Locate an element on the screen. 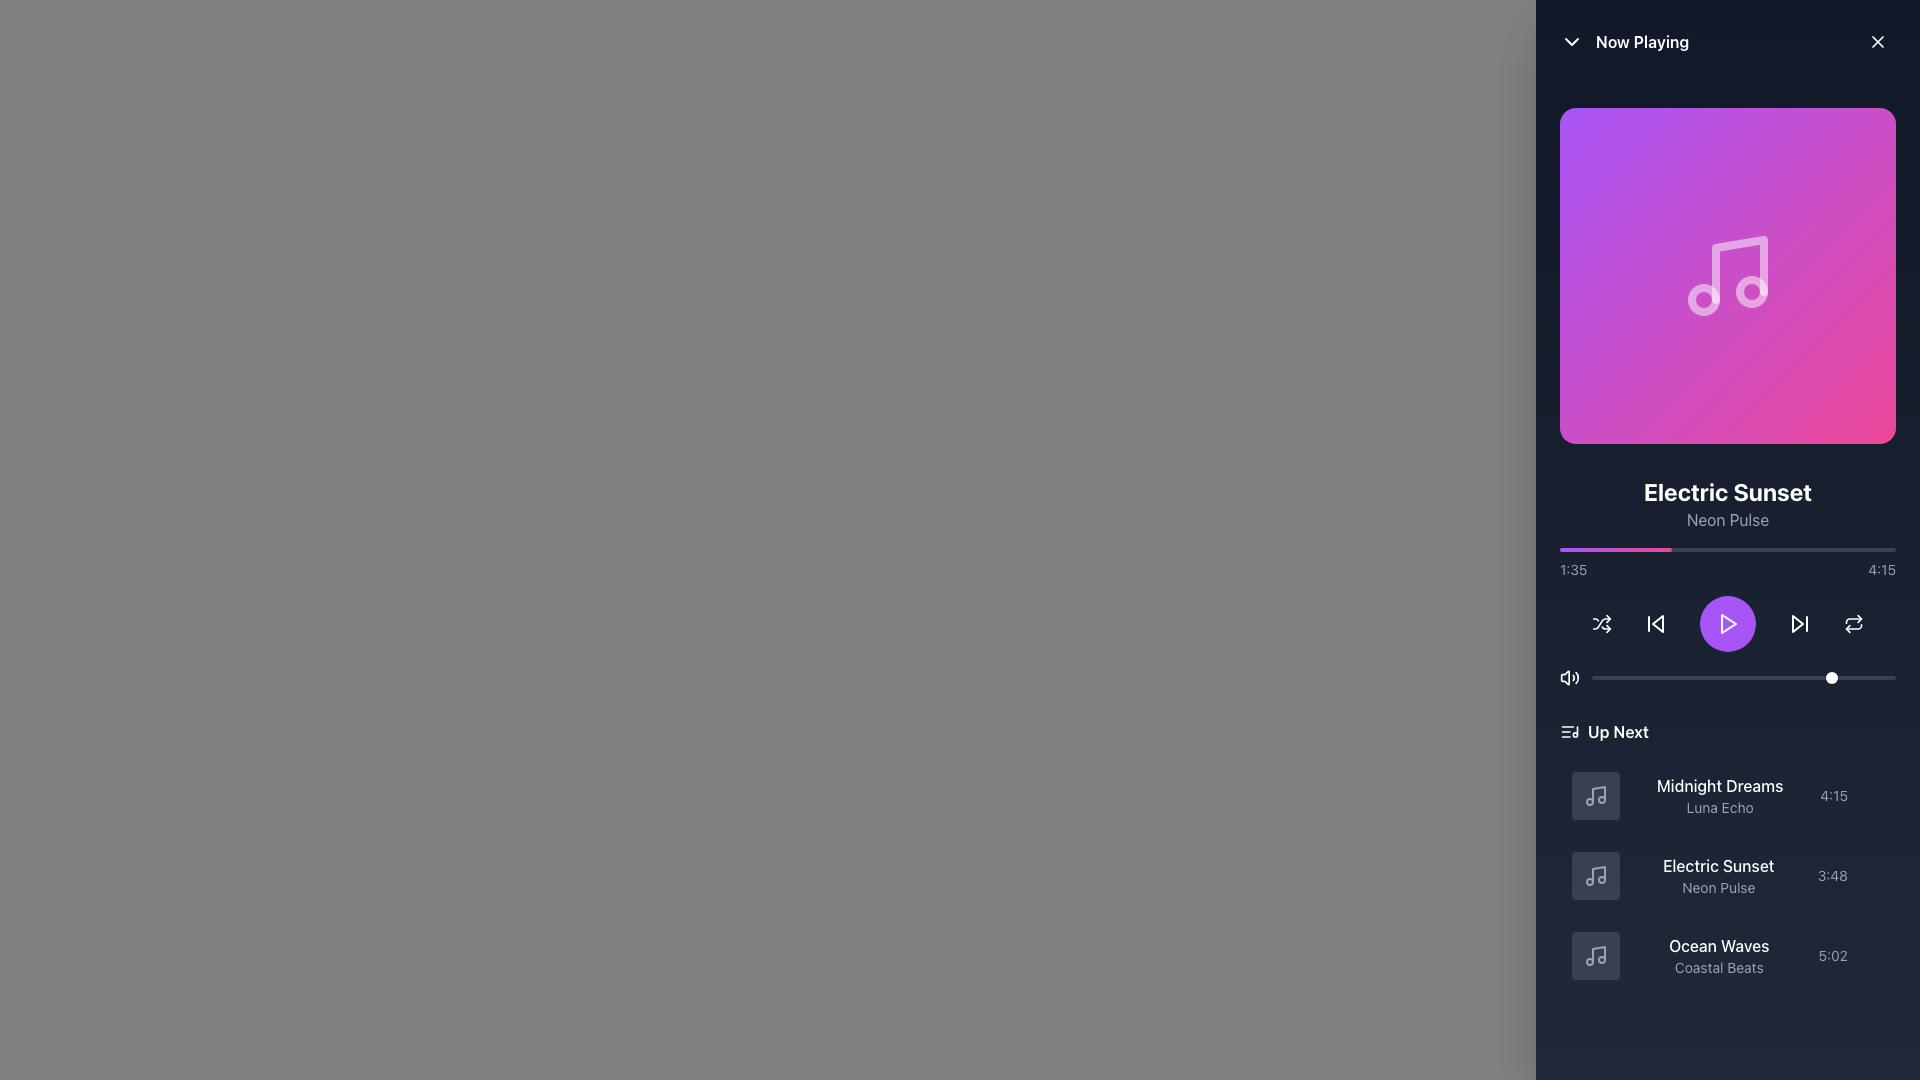  the playback toggle button in the central control panel of the music player interface is located at coordinates (1727, 623).